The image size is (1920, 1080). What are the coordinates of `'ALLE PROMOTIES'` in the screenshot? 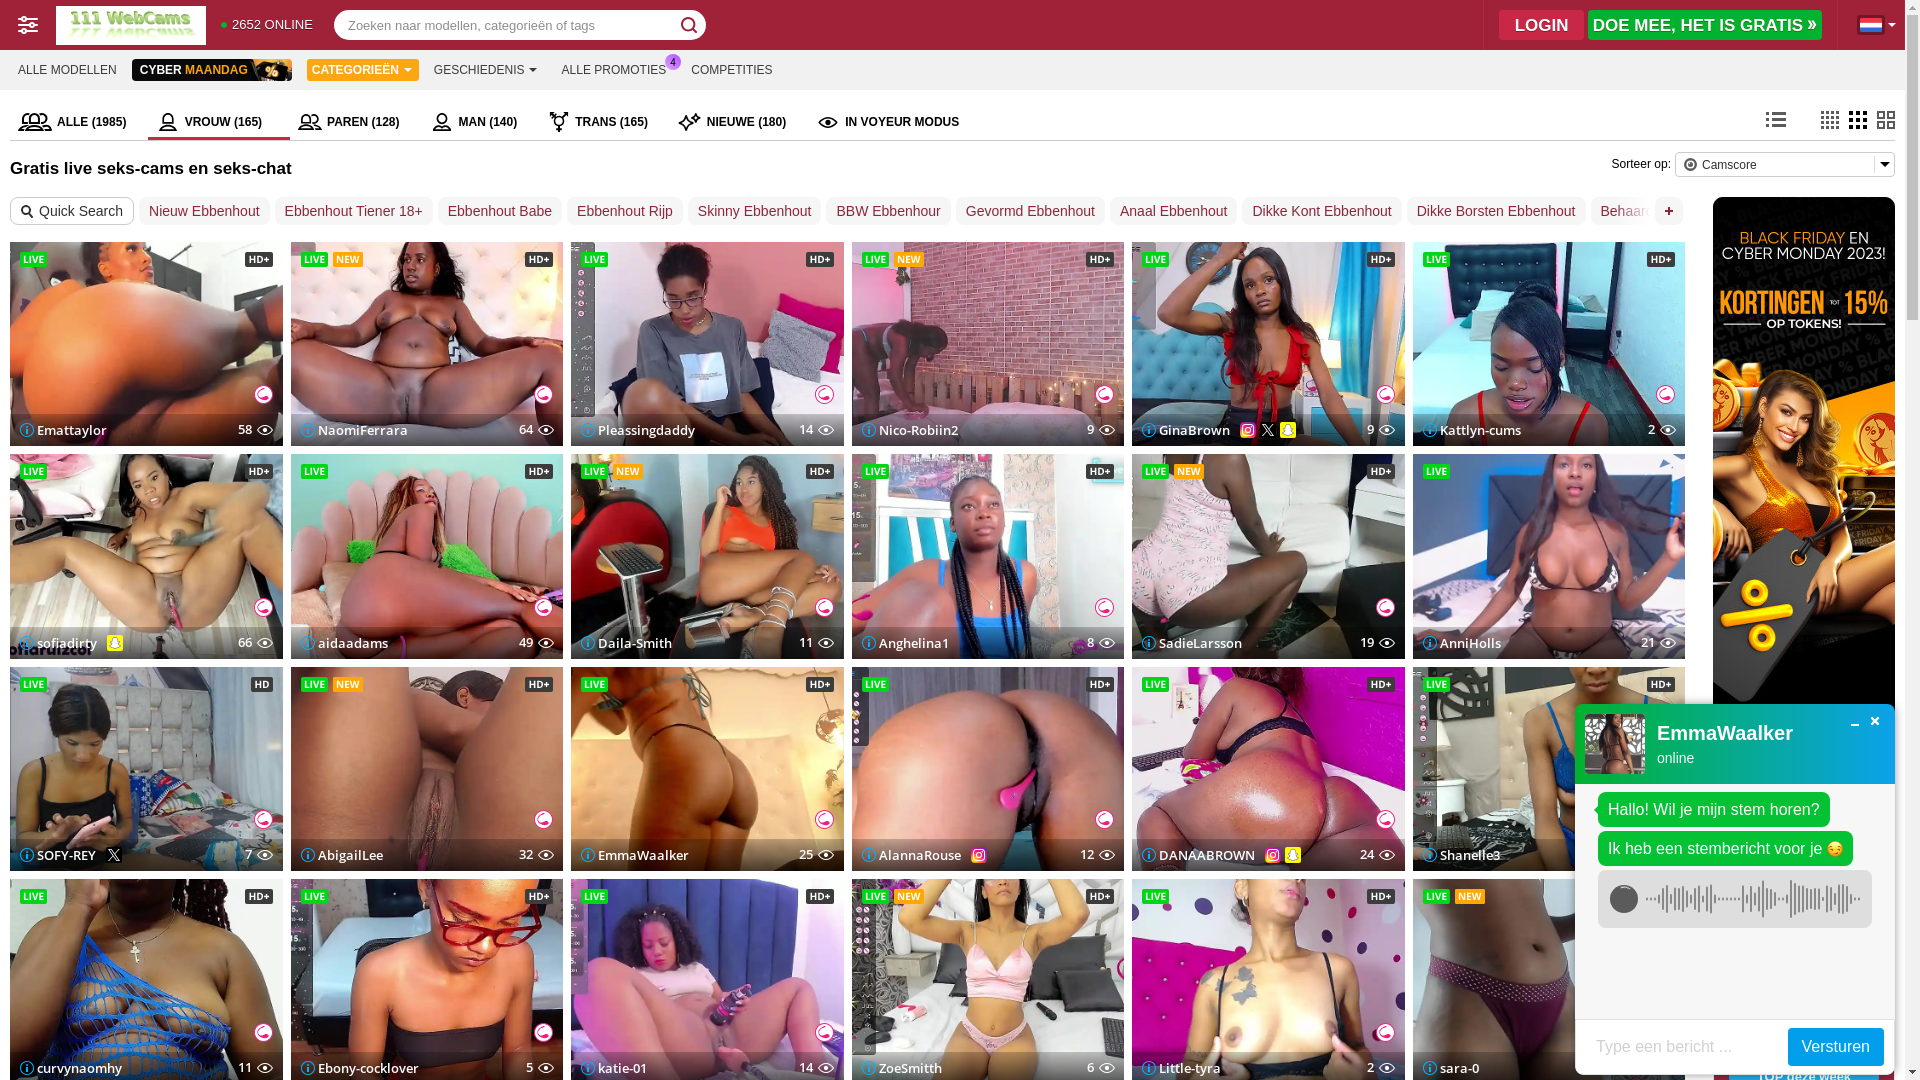 It's located at (613, 68).